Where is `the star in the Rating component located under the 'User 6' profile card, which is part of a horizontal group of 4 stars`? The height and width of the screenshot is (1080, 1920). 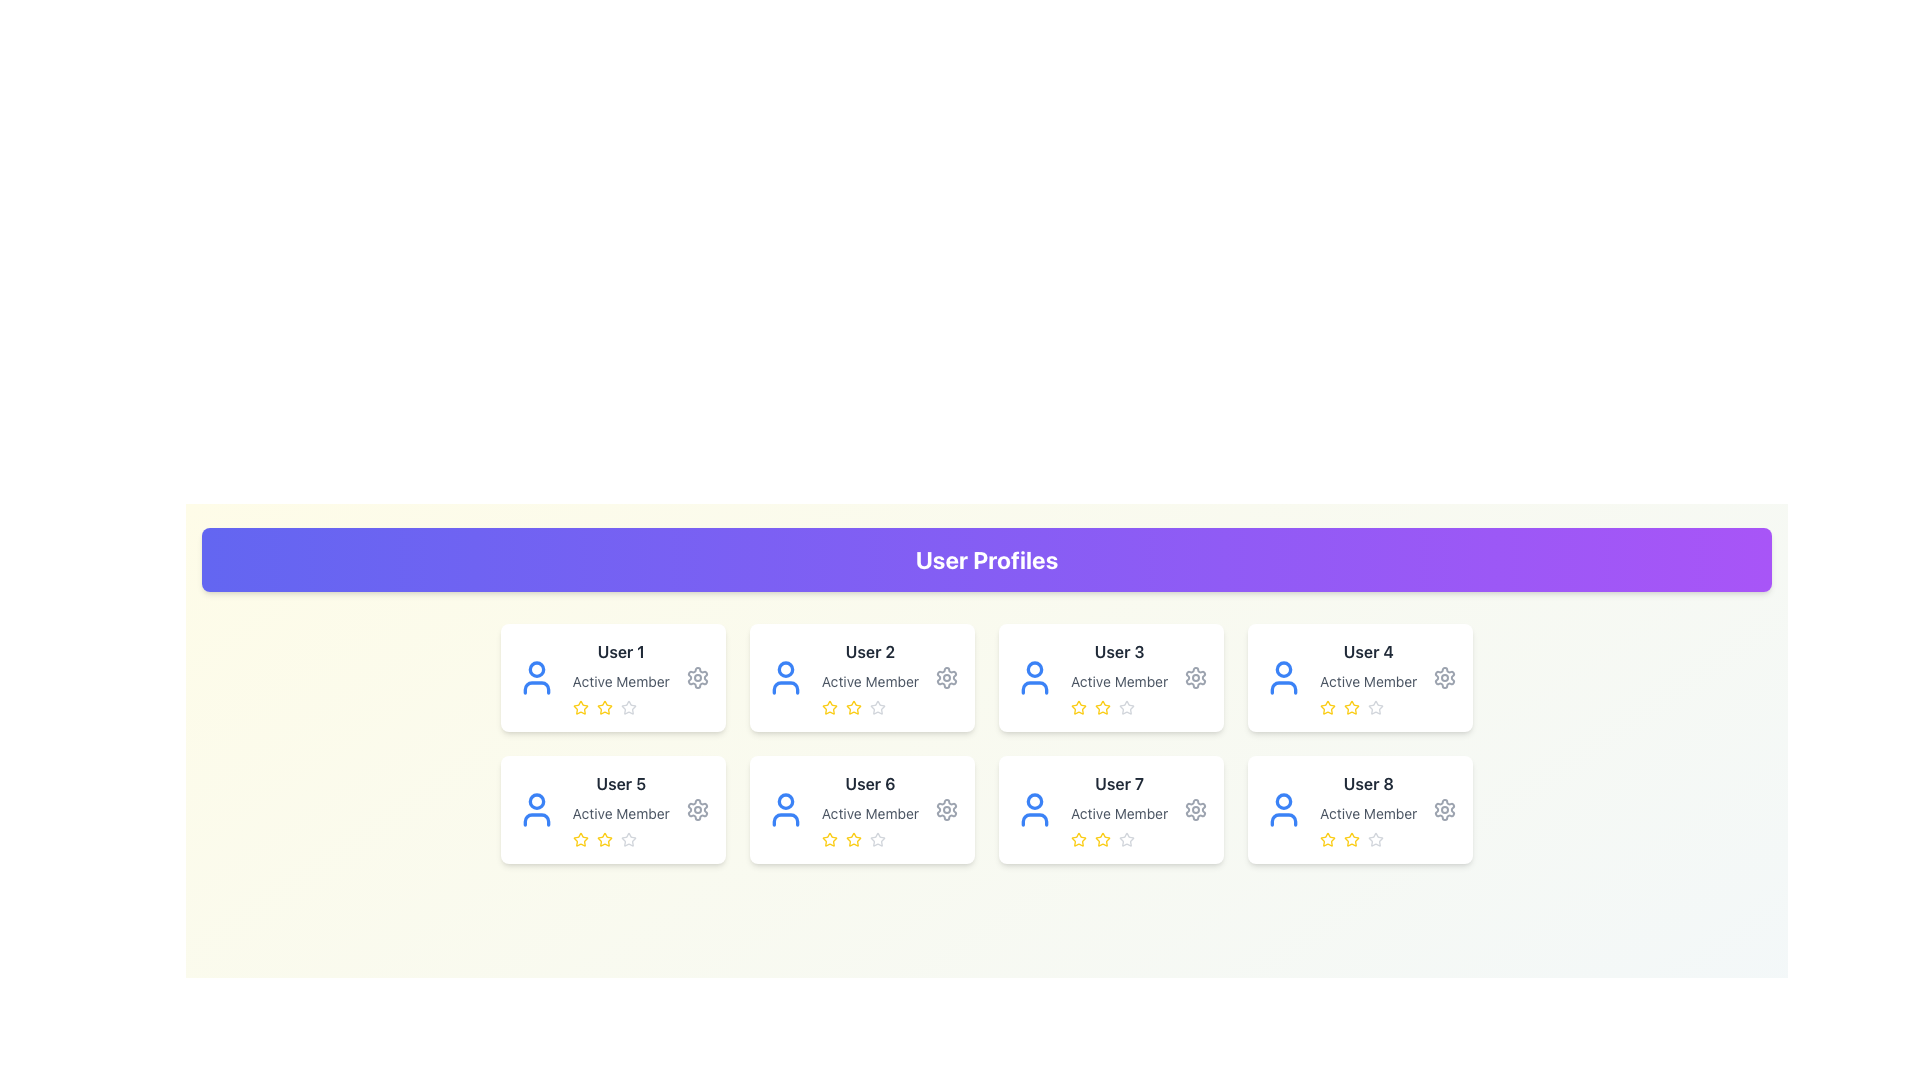
the star in the Rating component located under the 'User 6' profile card, which is part of a horizontal group of 4 stars is located at coordinates (870, 840).